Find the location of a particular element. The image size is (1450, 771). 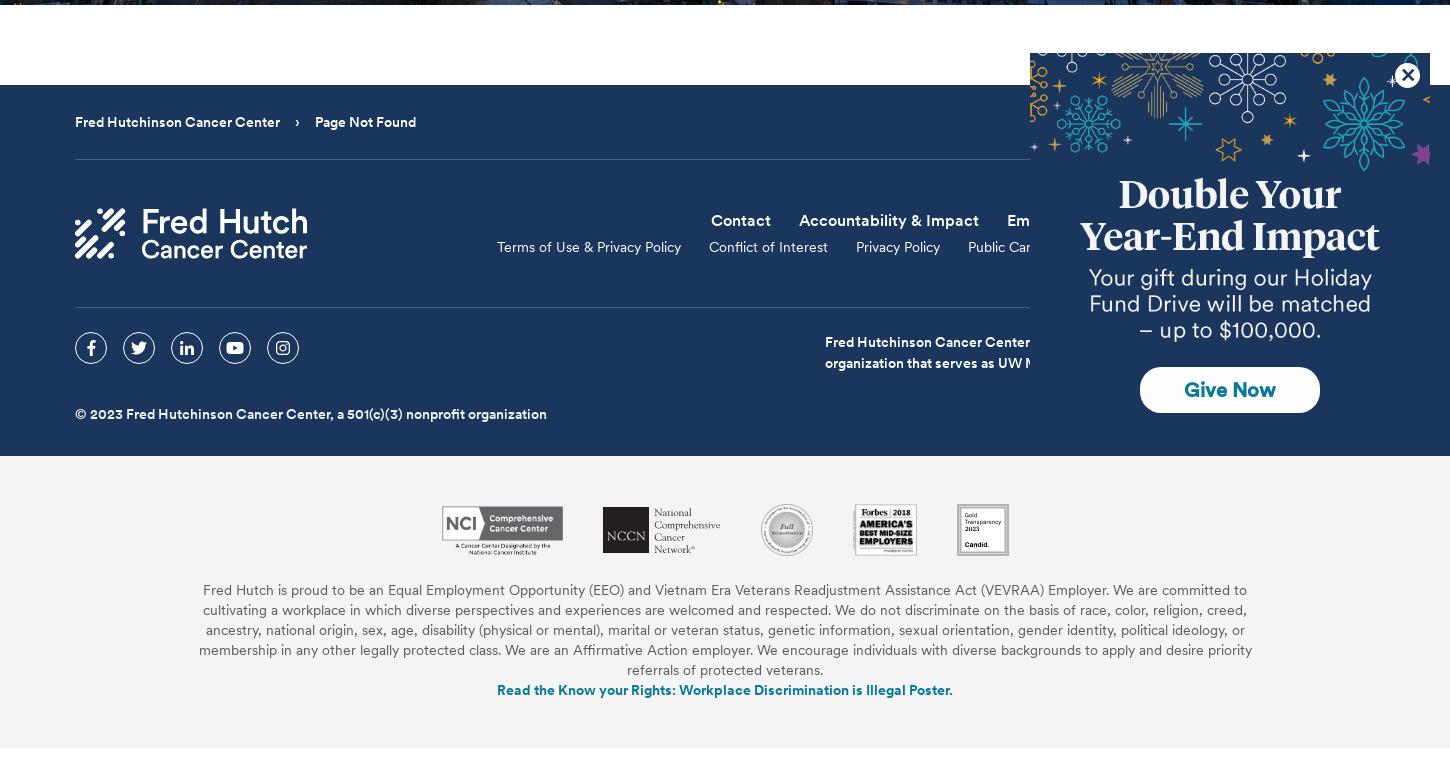

'Subscribe to Fred Hutch News' is located at coordinates (1148, 219).